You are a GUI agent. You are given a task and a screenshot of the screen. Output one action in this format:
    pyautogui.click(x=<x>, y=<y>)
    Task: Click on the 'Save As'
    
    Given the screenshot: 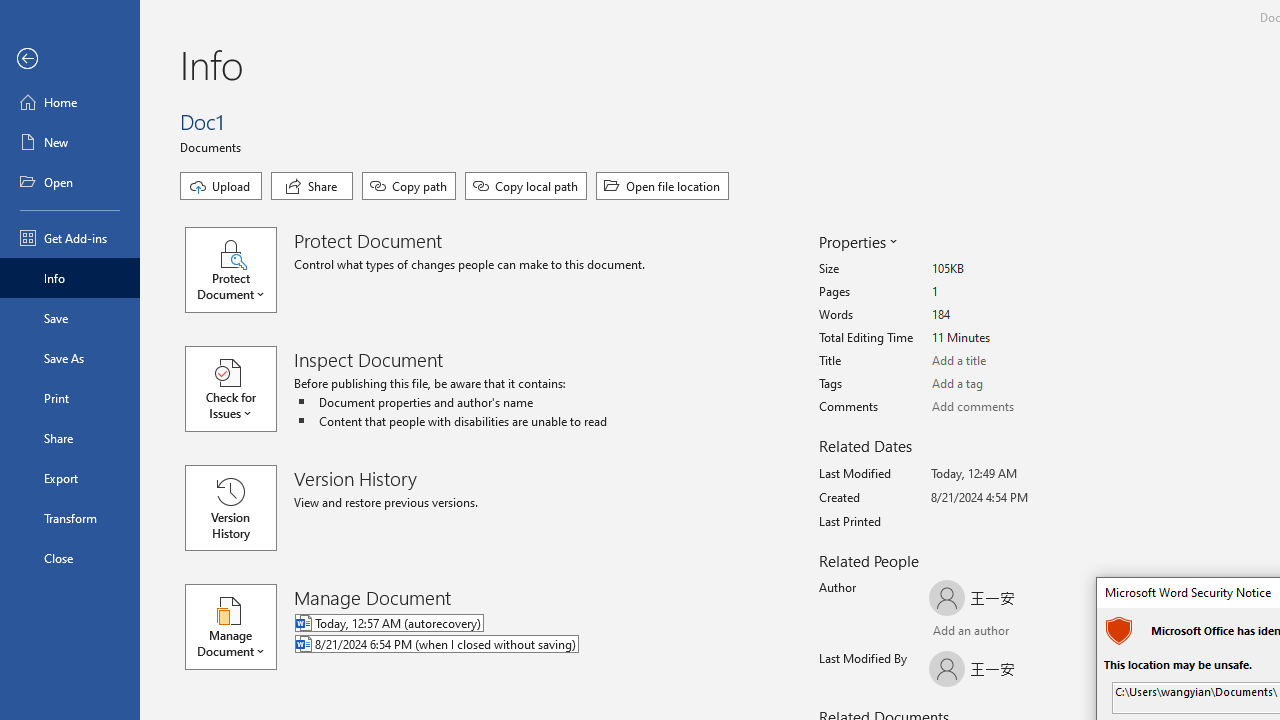 What is the action you would take?
    pyautogui.click(x=69, y=356)
    